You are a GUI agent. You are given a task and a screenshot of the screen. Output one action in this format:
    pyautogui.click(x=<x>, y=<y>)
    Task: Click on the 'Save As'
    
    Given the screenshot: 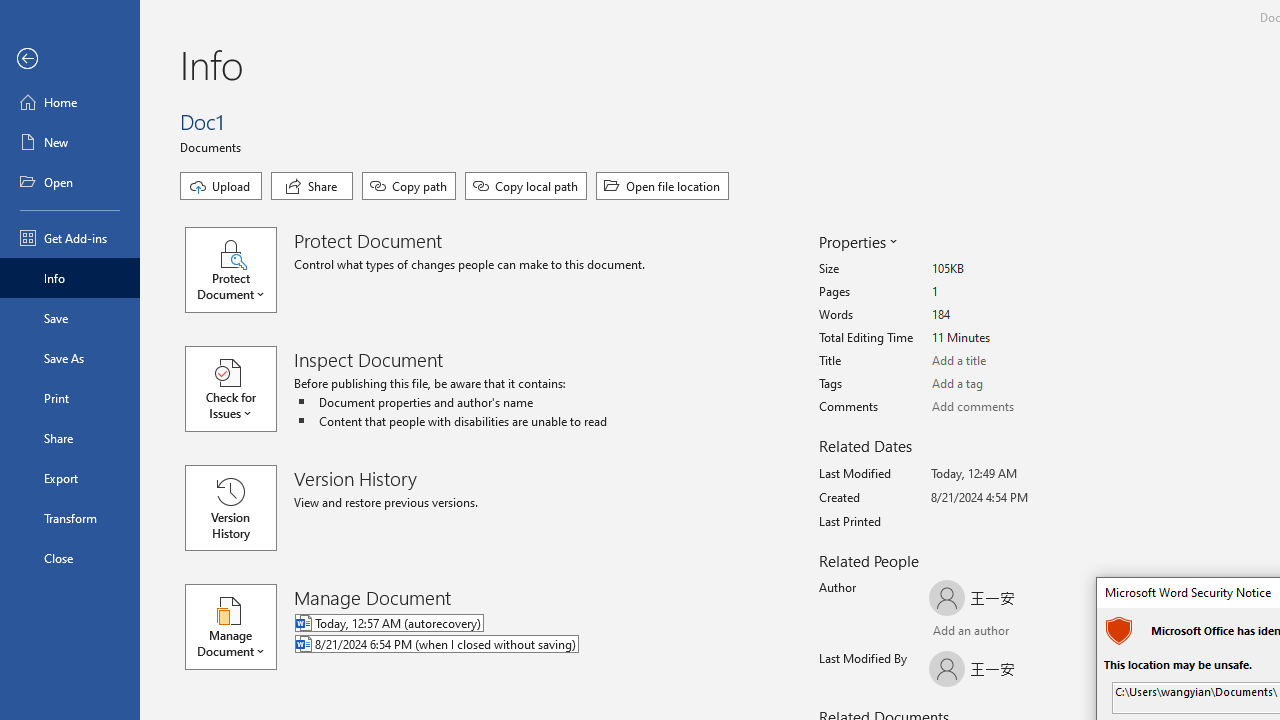 What is the action you would take?
    pyautogui.click(x=69, y=356)
    